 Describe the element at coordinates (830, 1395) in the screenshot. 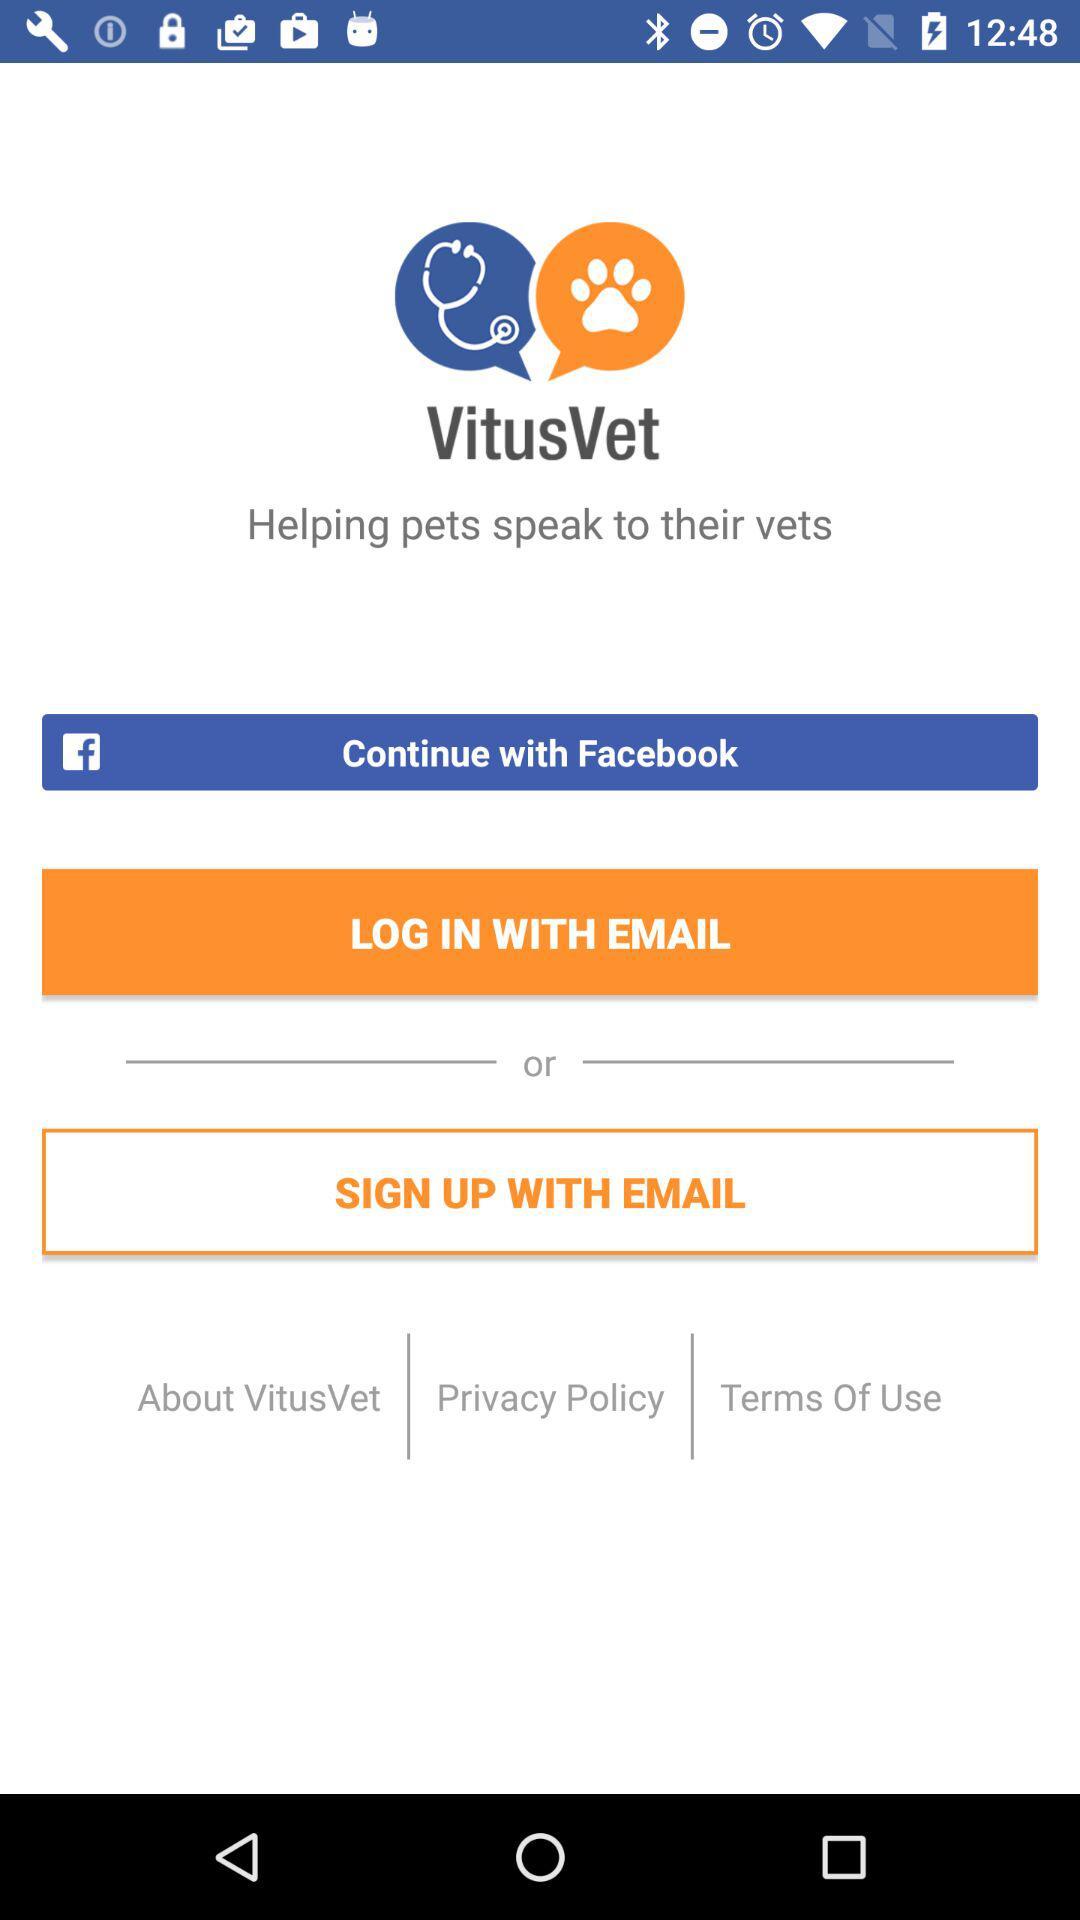

I see `item below the sign up with icon` at that location.